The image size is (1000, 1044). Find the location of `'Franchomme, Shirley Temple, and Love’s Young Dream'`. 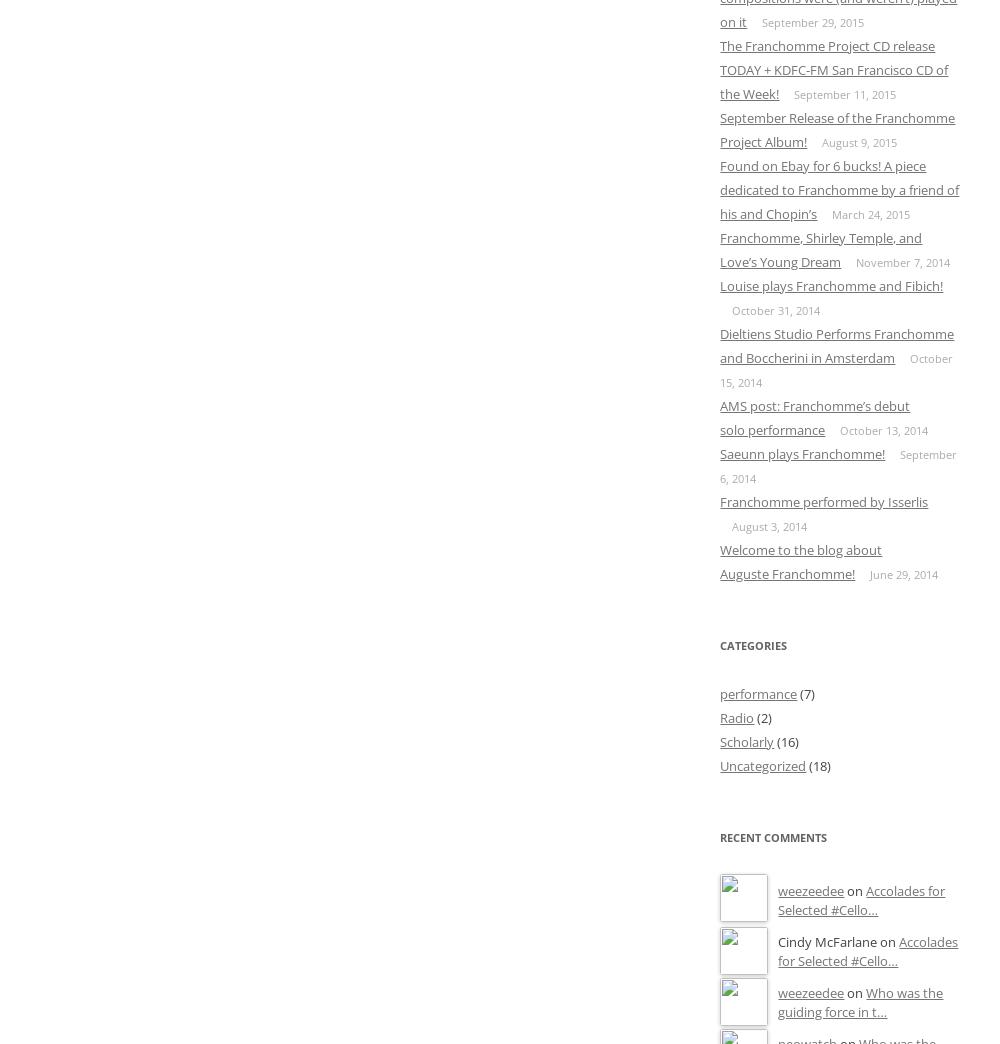

'Franchomme, Shirley Temple, and Love’s Young Dream' is located at coordinates (820, 248).